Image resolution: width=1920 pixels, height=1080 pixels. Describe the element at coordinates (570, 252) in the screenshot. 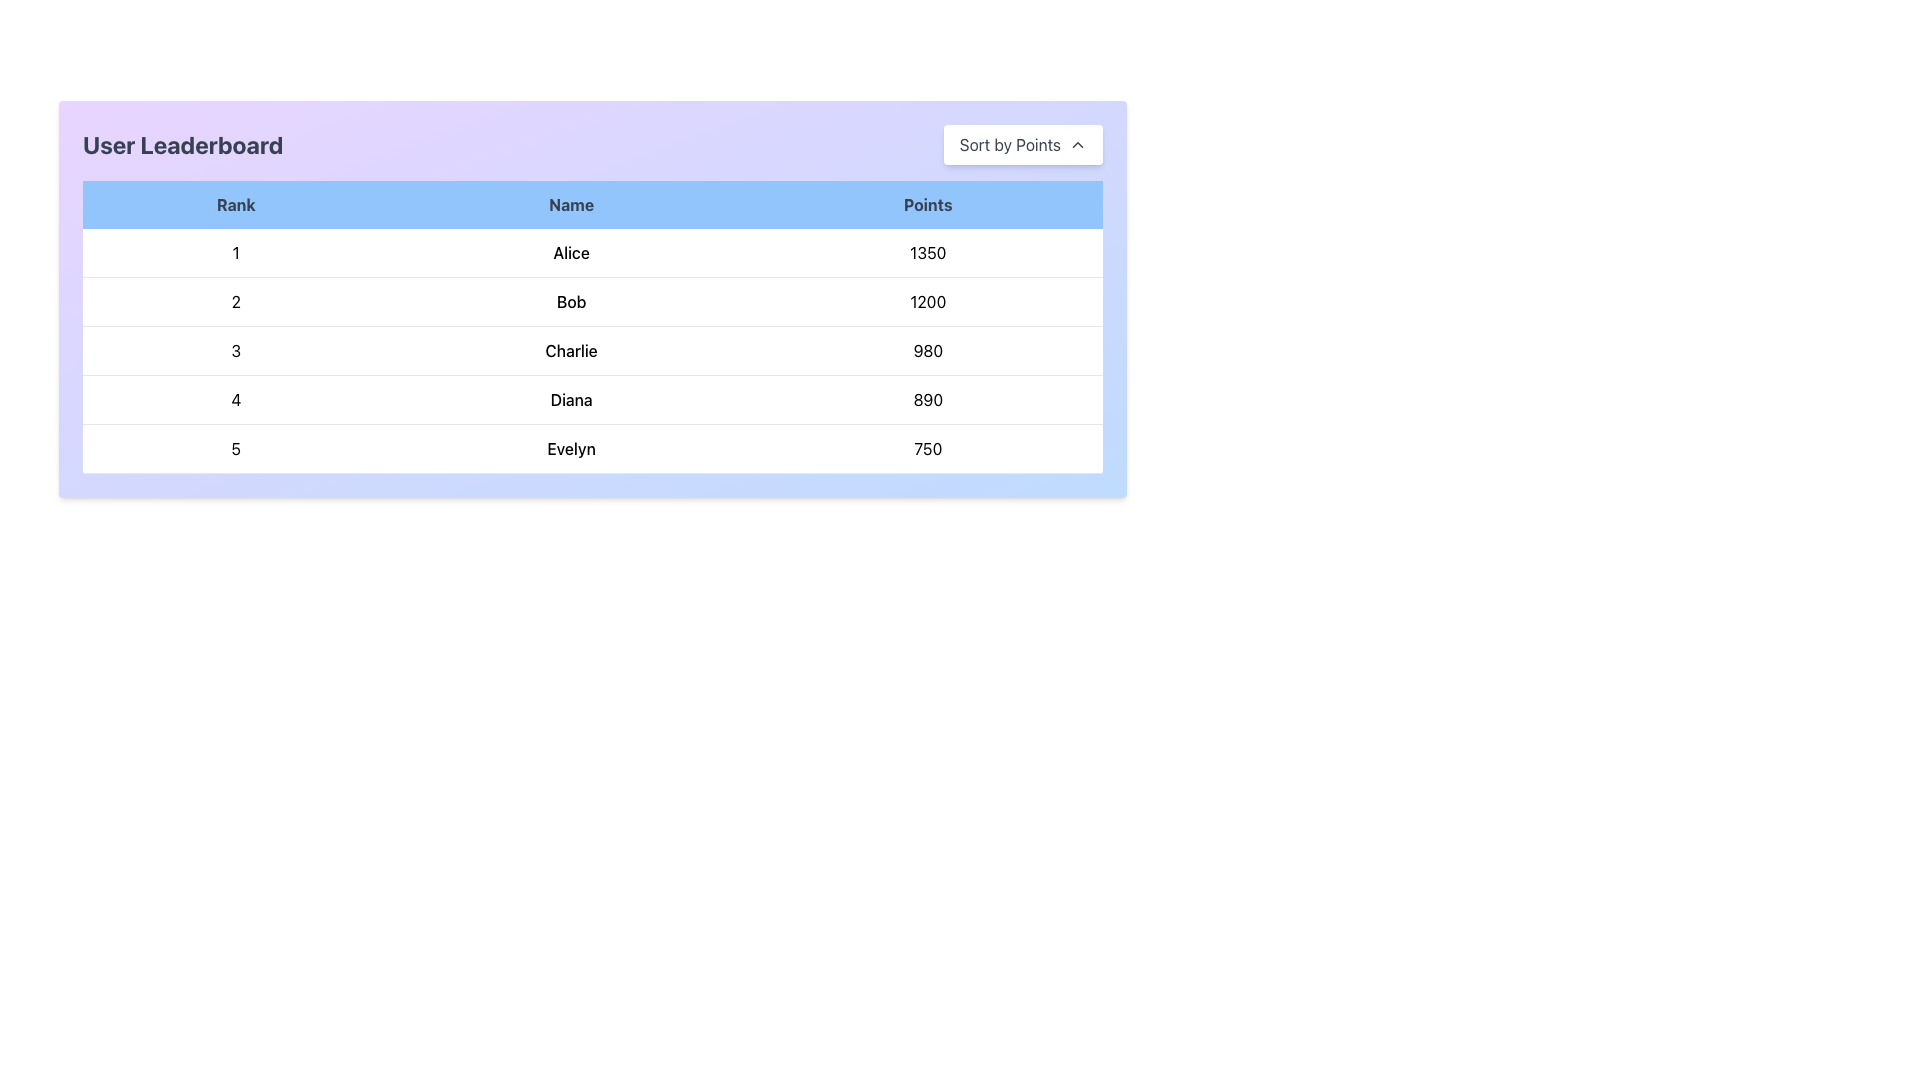

I see `the text display reading 'Alice' in bold font, which is located in the 'Name' column of the leaderboard table` at that location.